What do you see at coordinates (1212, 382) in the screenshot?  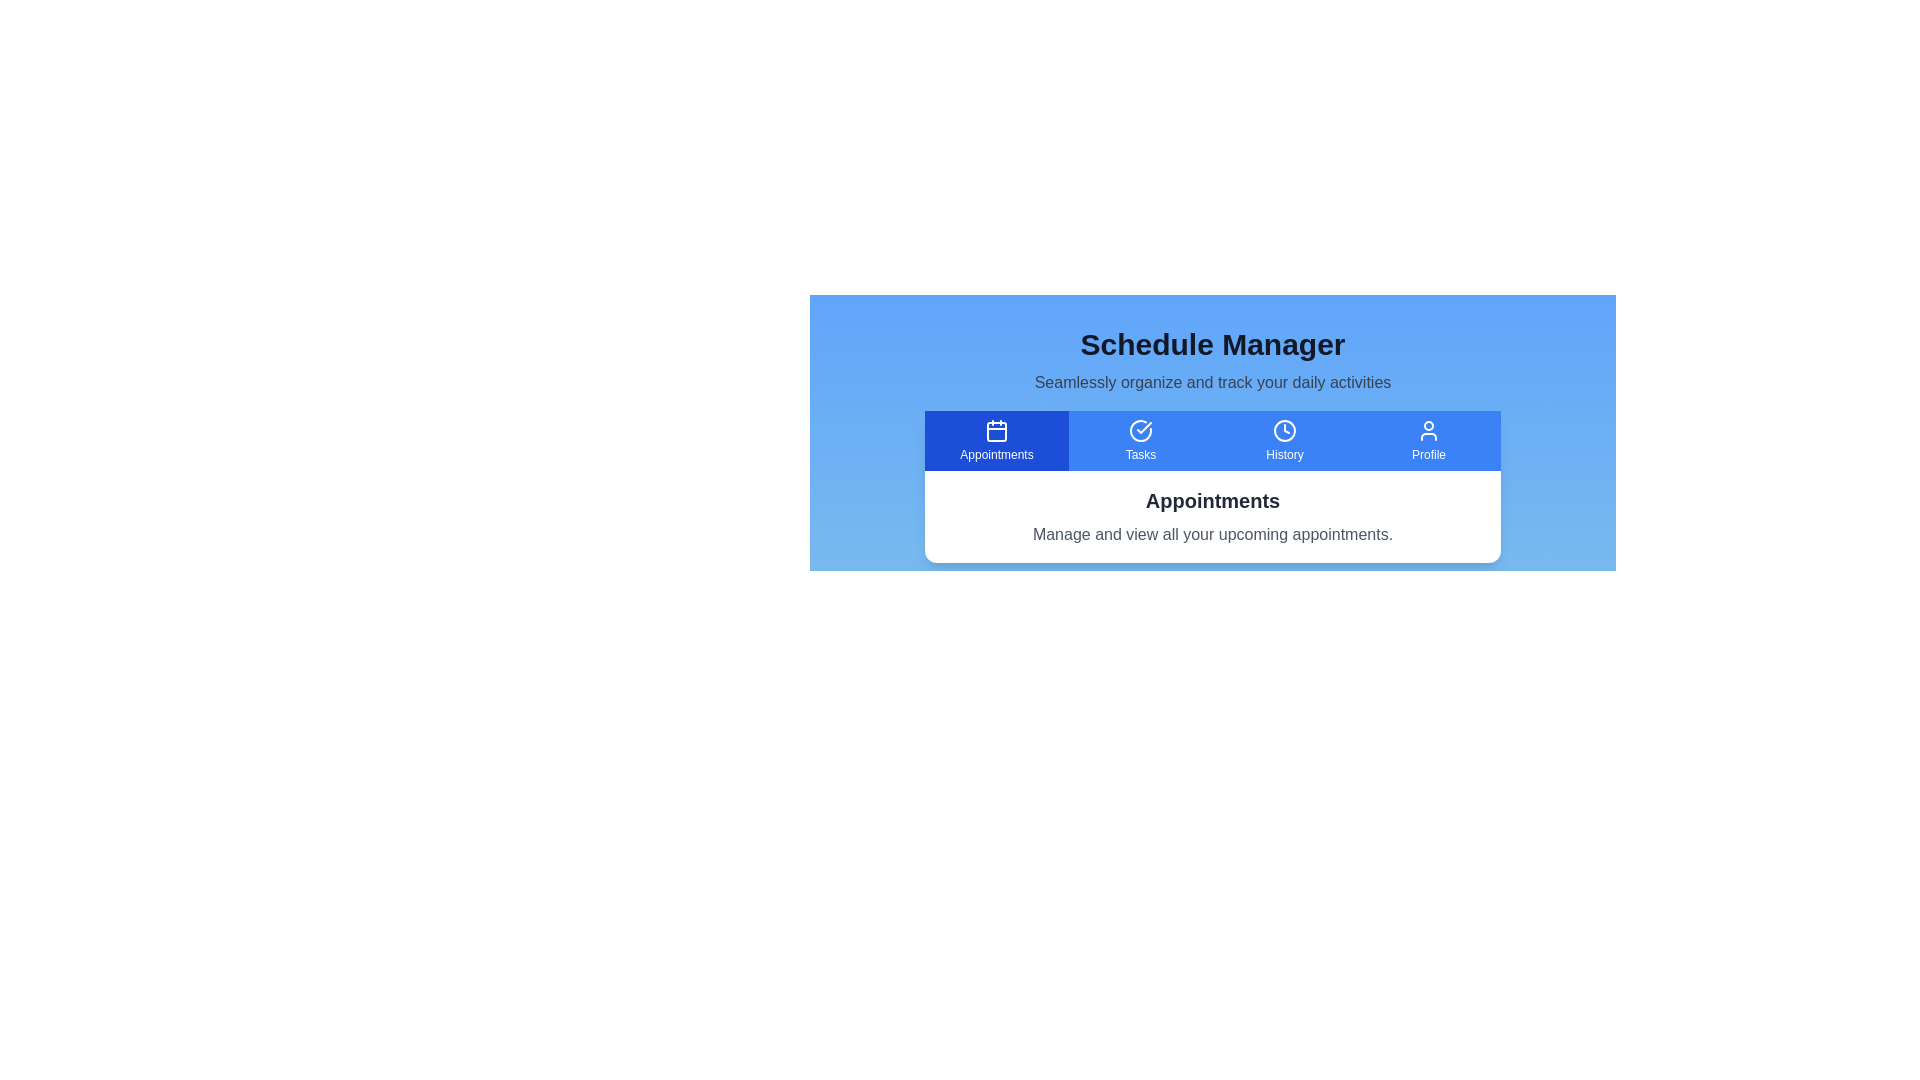 I see `descriptive information provided by the Text Label located below the 'Schedule Manager' heading, which serves as a subheading for the 'Schedule Manager' section` at bounding box center [1212, 382].